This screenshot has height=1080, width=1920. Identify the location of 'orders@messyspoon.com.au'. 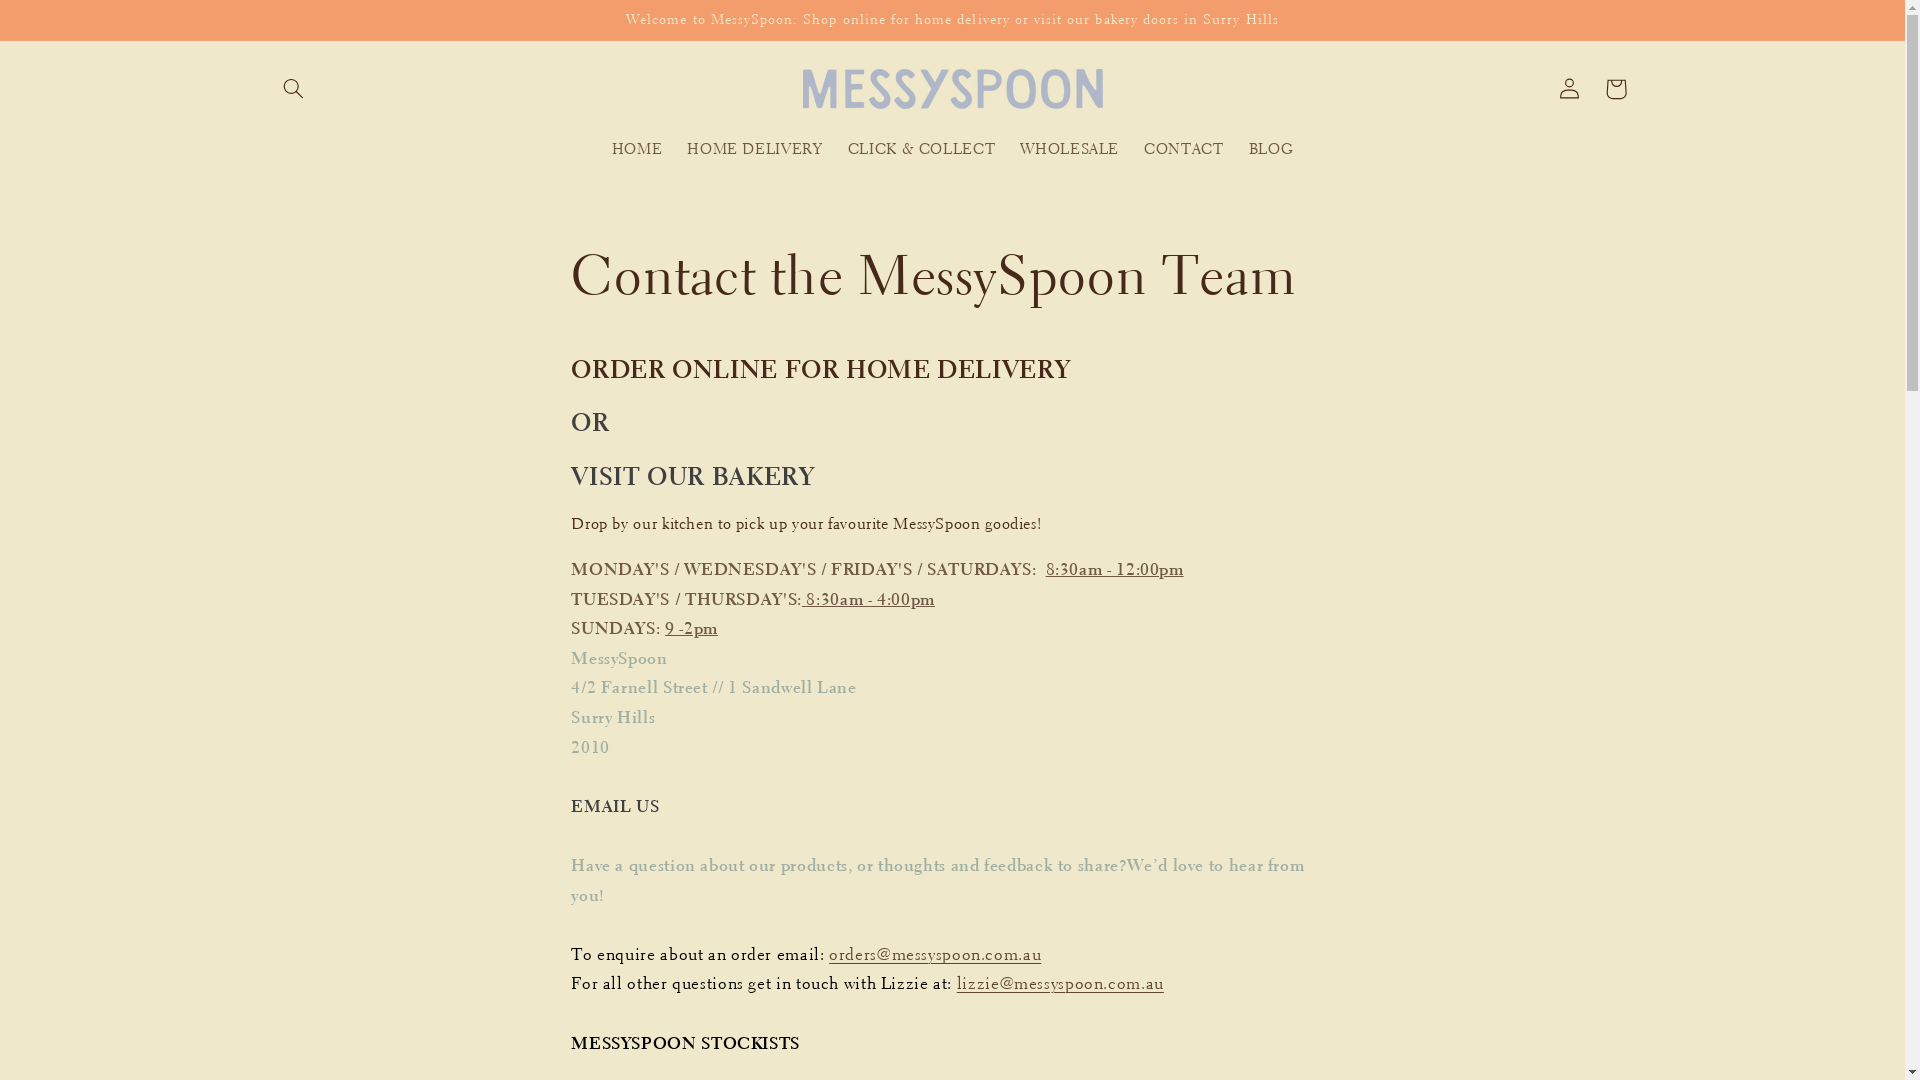
(934, 953).